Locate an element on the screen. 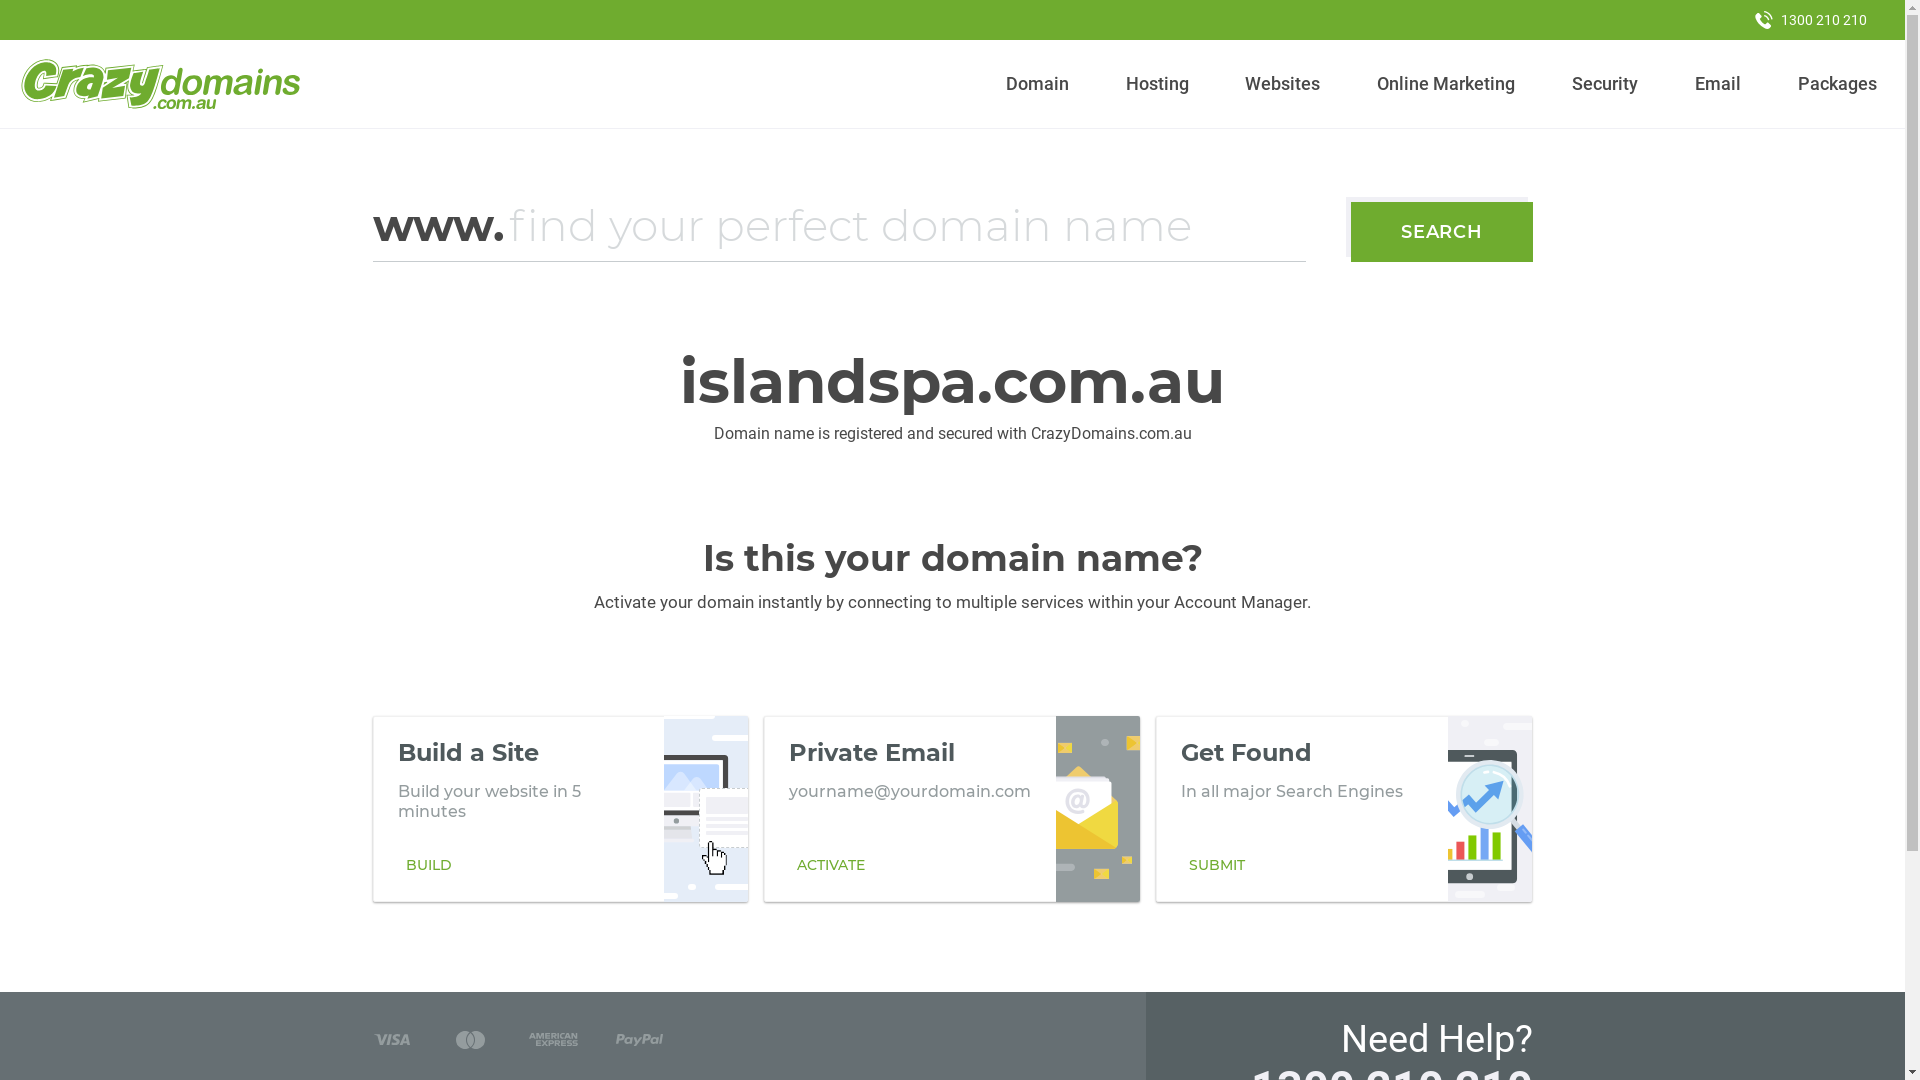 This screenshot has height=1080, width=1920. 'Private Email is located at coordinates (950, 808).